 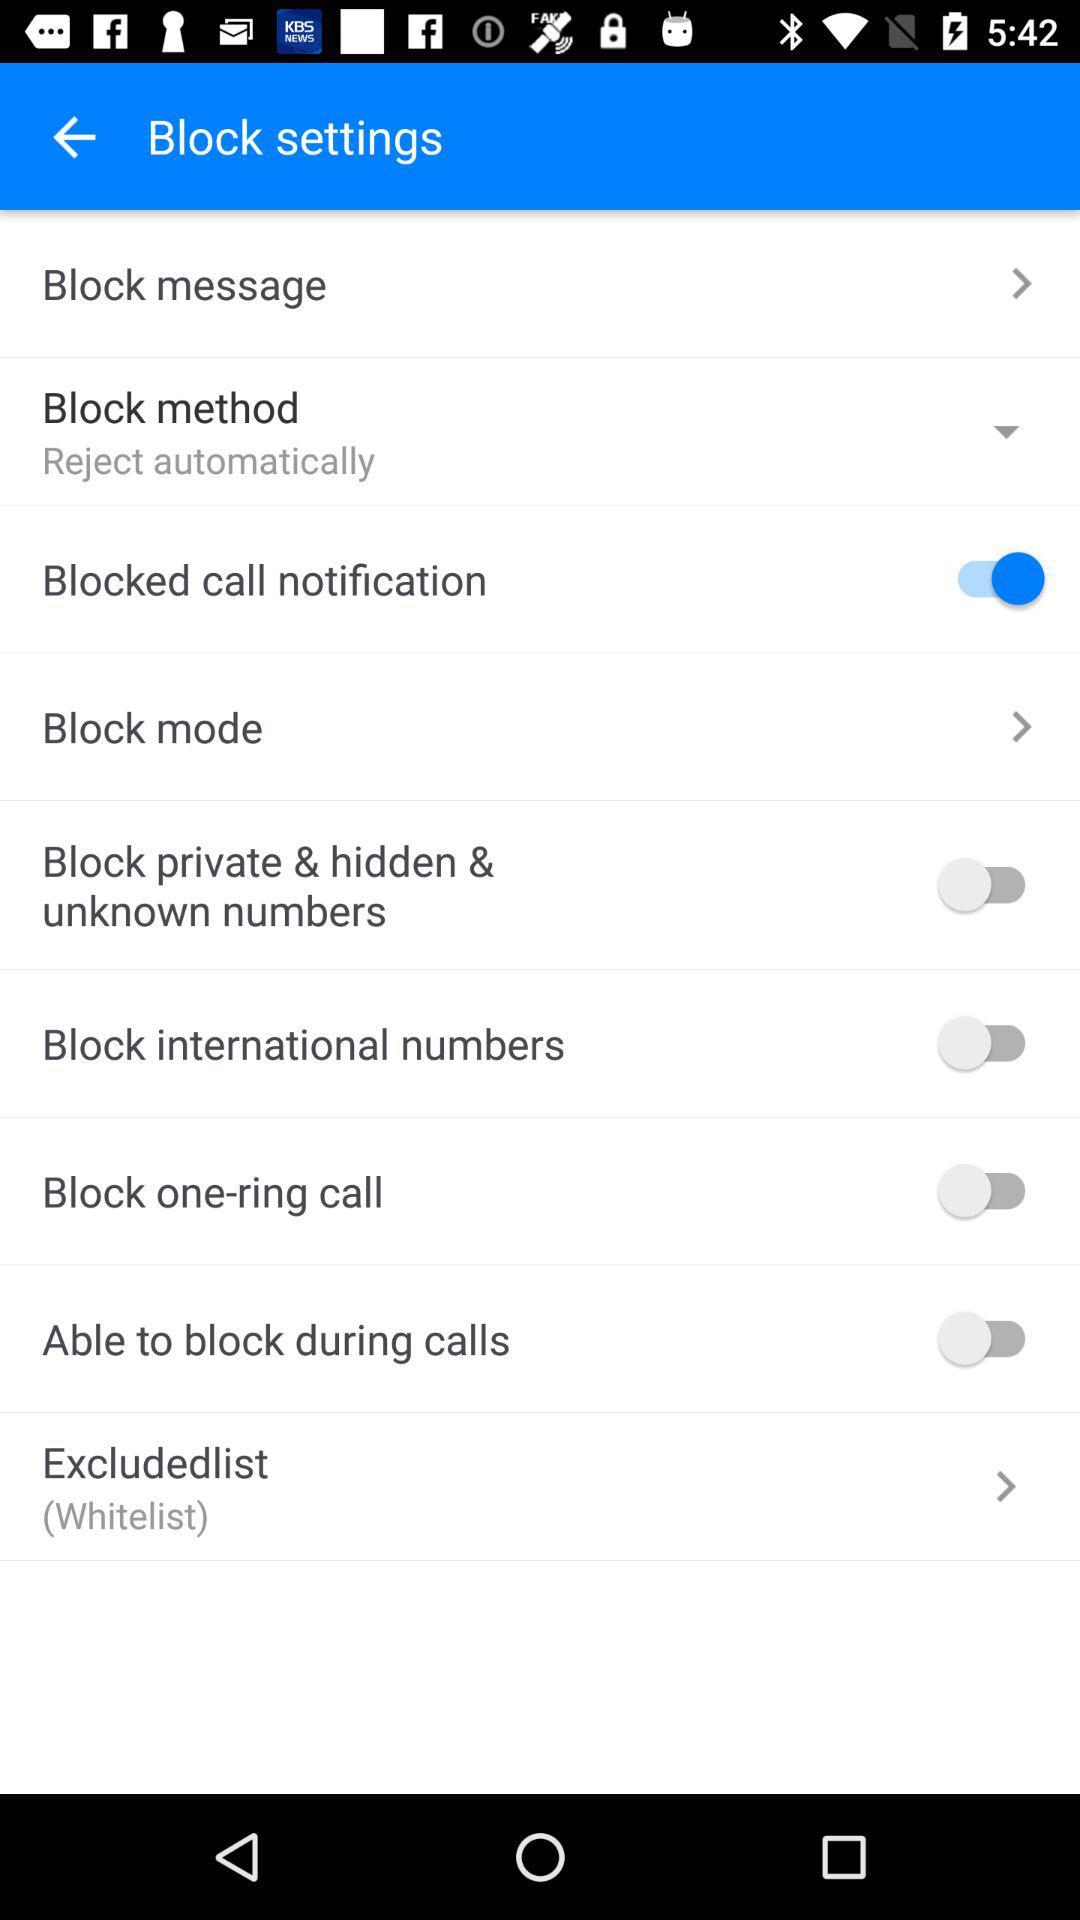 What do you see at coordinates (991, 883) in the screenshot?
I see `blocking private hidden unknown numbers` at bounding box center [991, 883].